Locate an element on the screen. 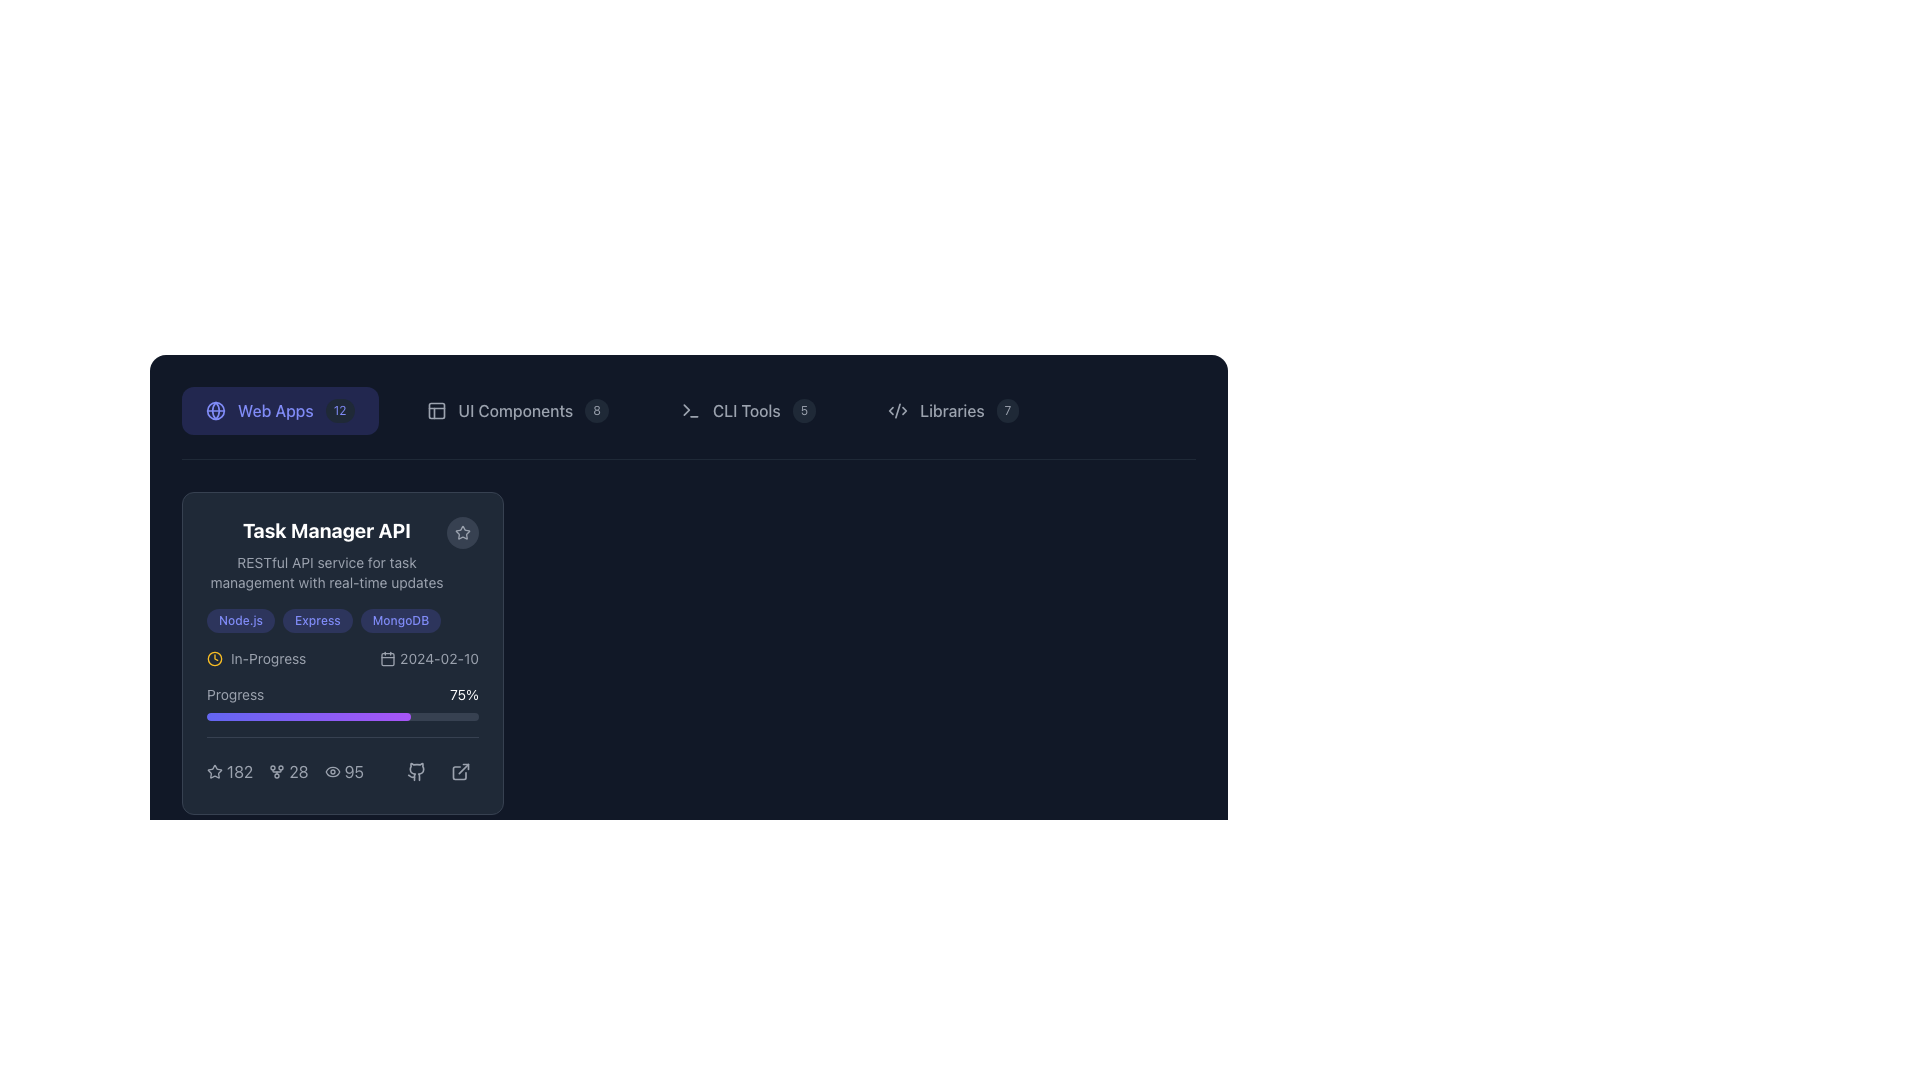  the triangular play icon located in the top-right section of the UI is located at coordinates (686, 409).